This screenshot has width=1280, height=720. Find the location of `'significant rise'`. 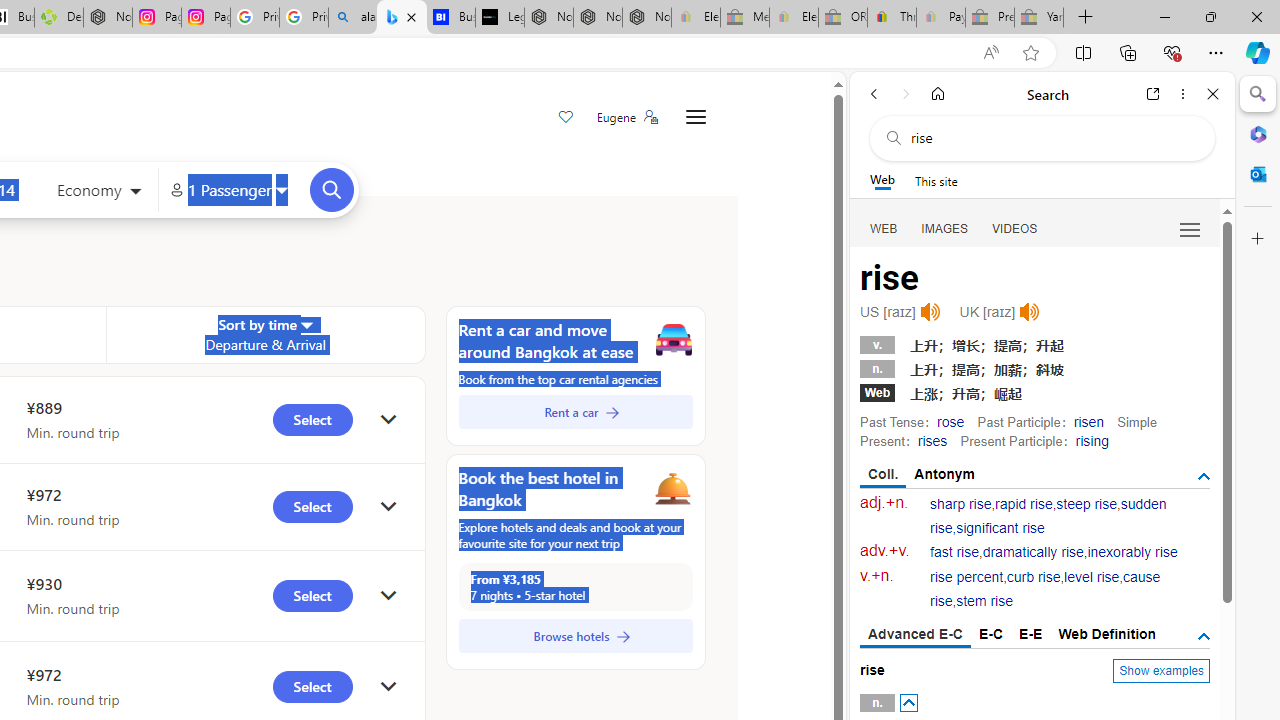

'significant rise' is located at coordinates (1000, 527).